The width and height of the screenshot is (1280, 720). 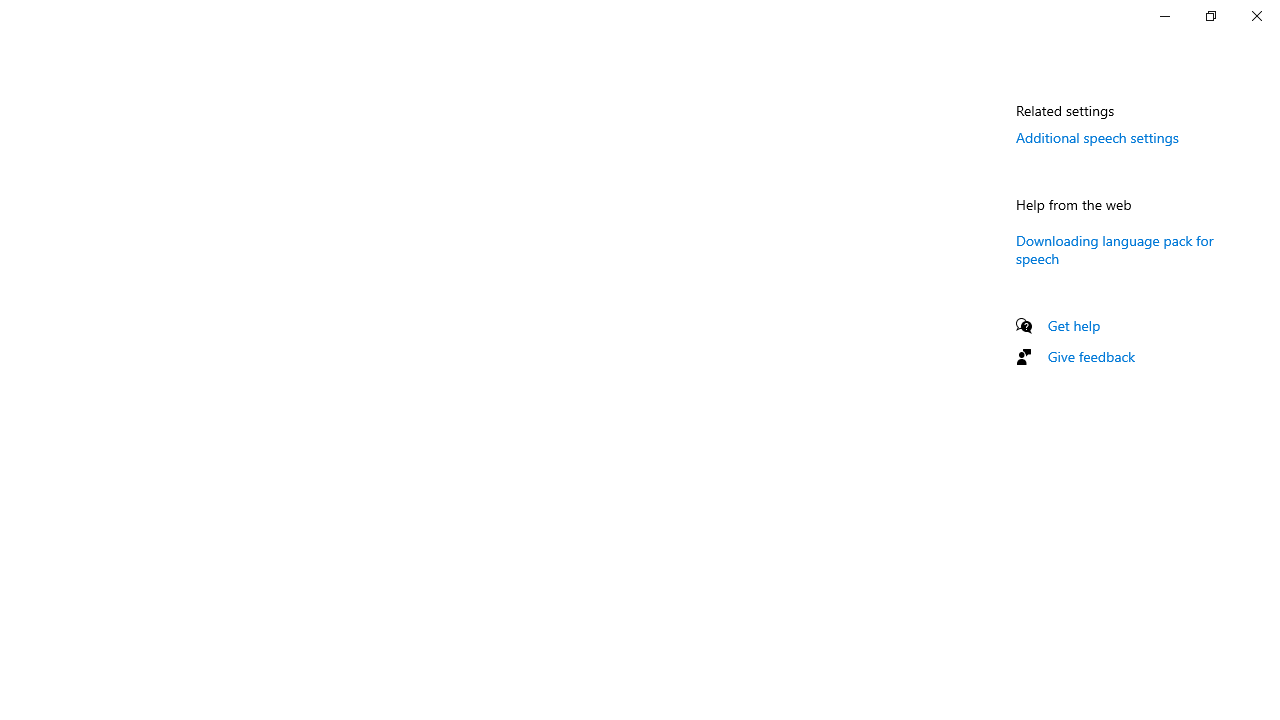 I want to click on 'Downloading language pack for speech', so click(x=1113, y=247).